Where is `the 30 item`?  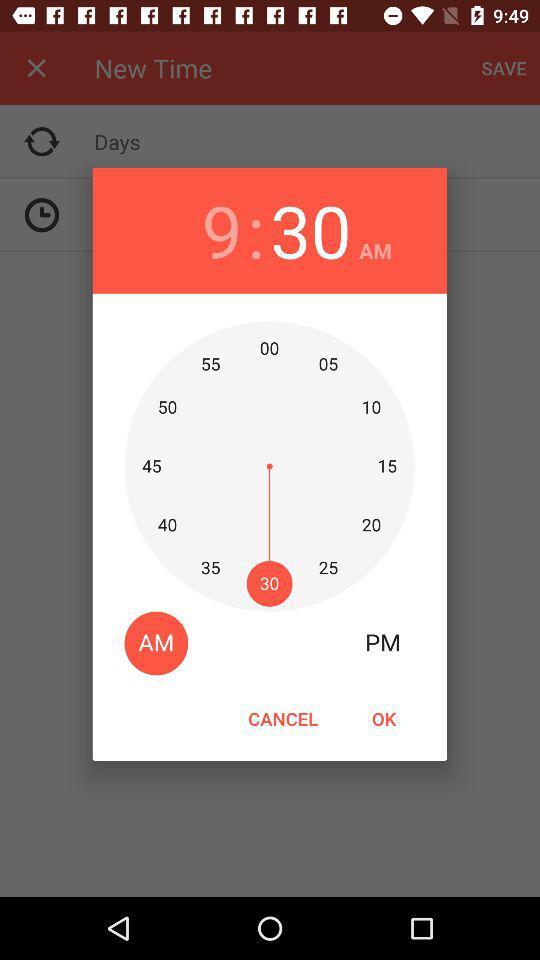
the 30 item is located at coordinates (310, 230).